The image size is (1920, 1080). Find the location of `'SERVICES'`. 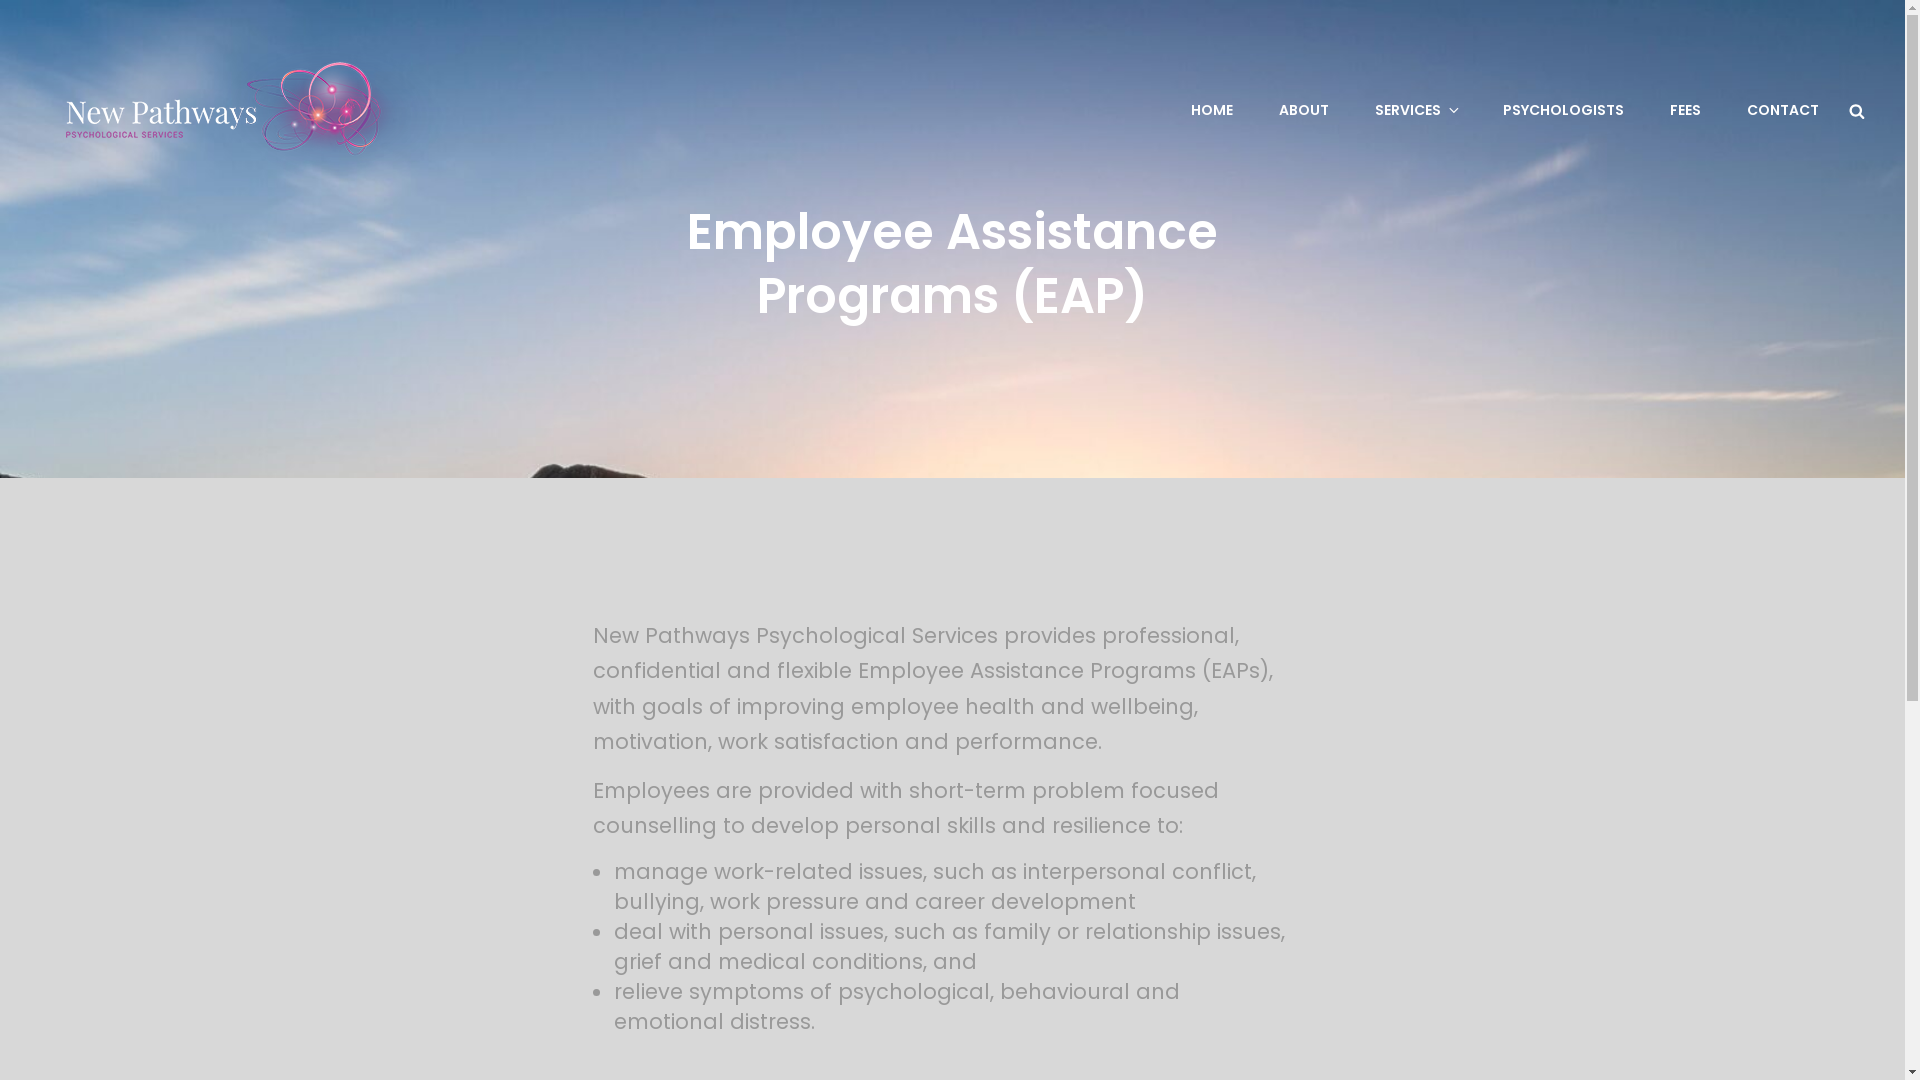

'SERVICES' is located at coordinates (1415, 110).